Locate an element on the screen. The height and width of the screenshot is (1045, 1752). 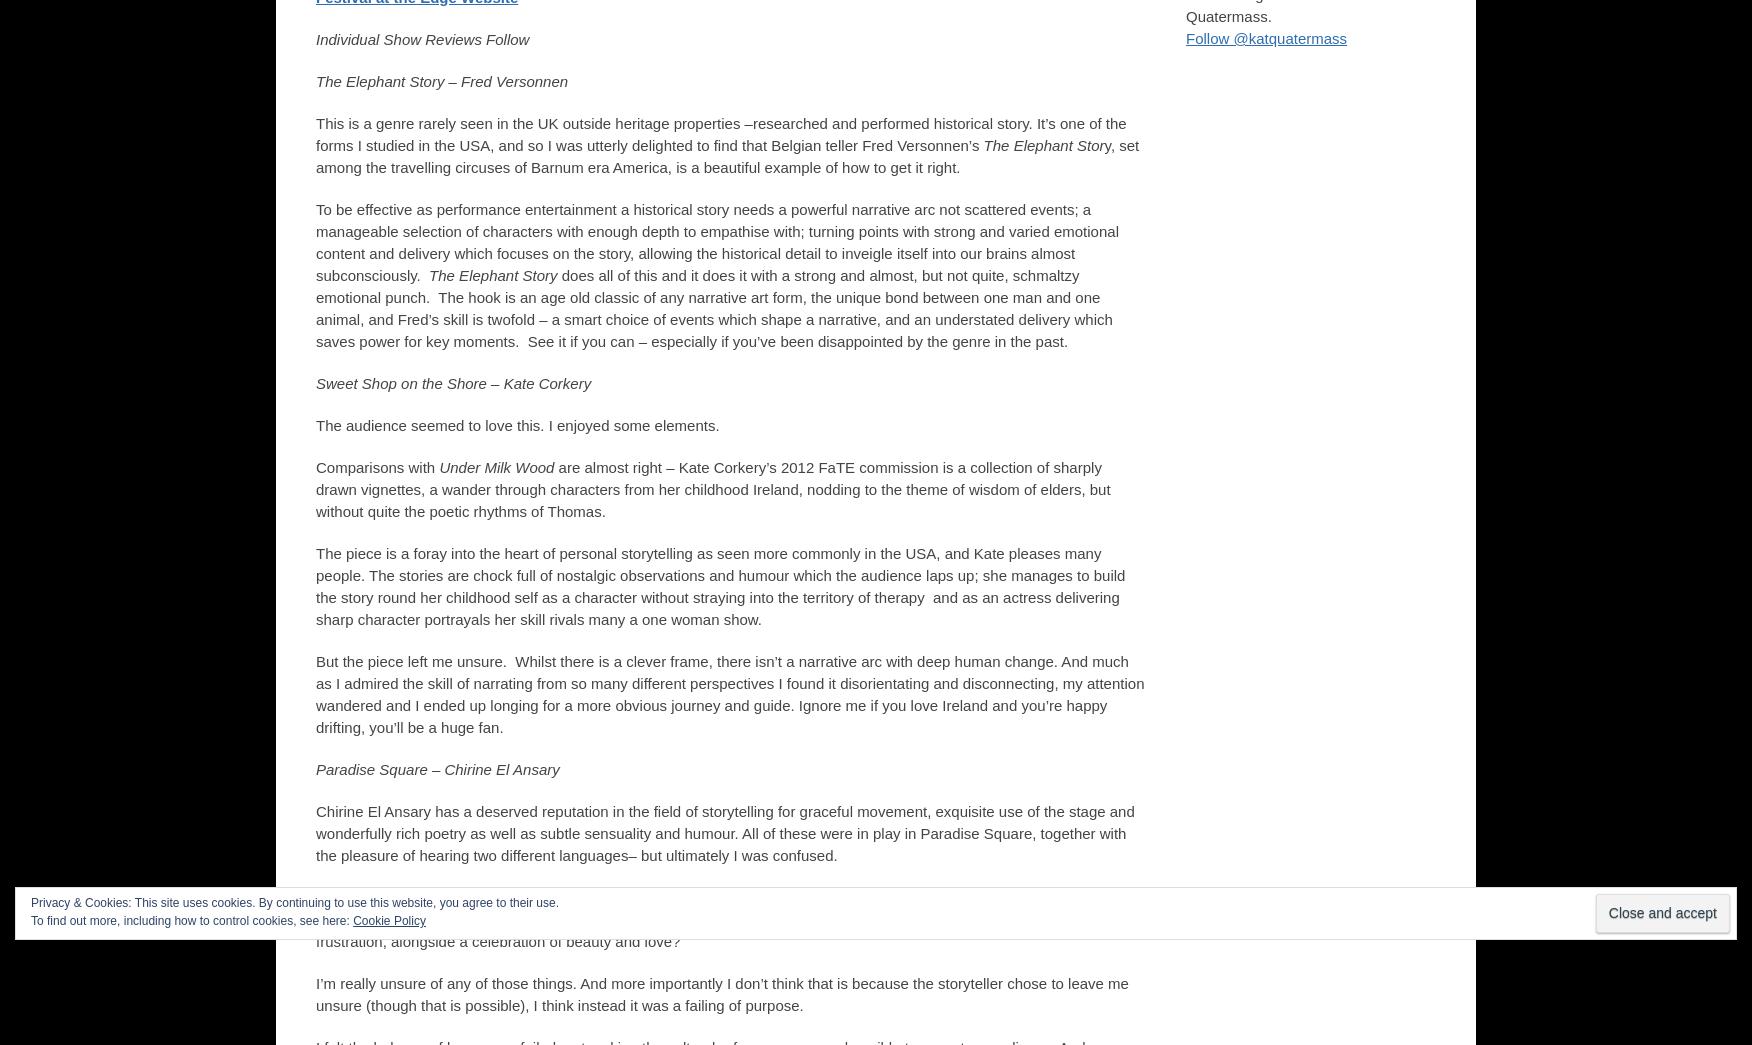
'The piece is a foray into the heart of personal storytelling as seen more commonly in the USA, and Kate pleases many people. The stories are chock full of nostalgic observations and humour which the audience laps up; she manages to build the story round her childhood self as a character without straying into the territory of therapy  and as an actress delivering sharp character portrayals her skill rivals many a one woman show.' is located at coordinates (719, 585).